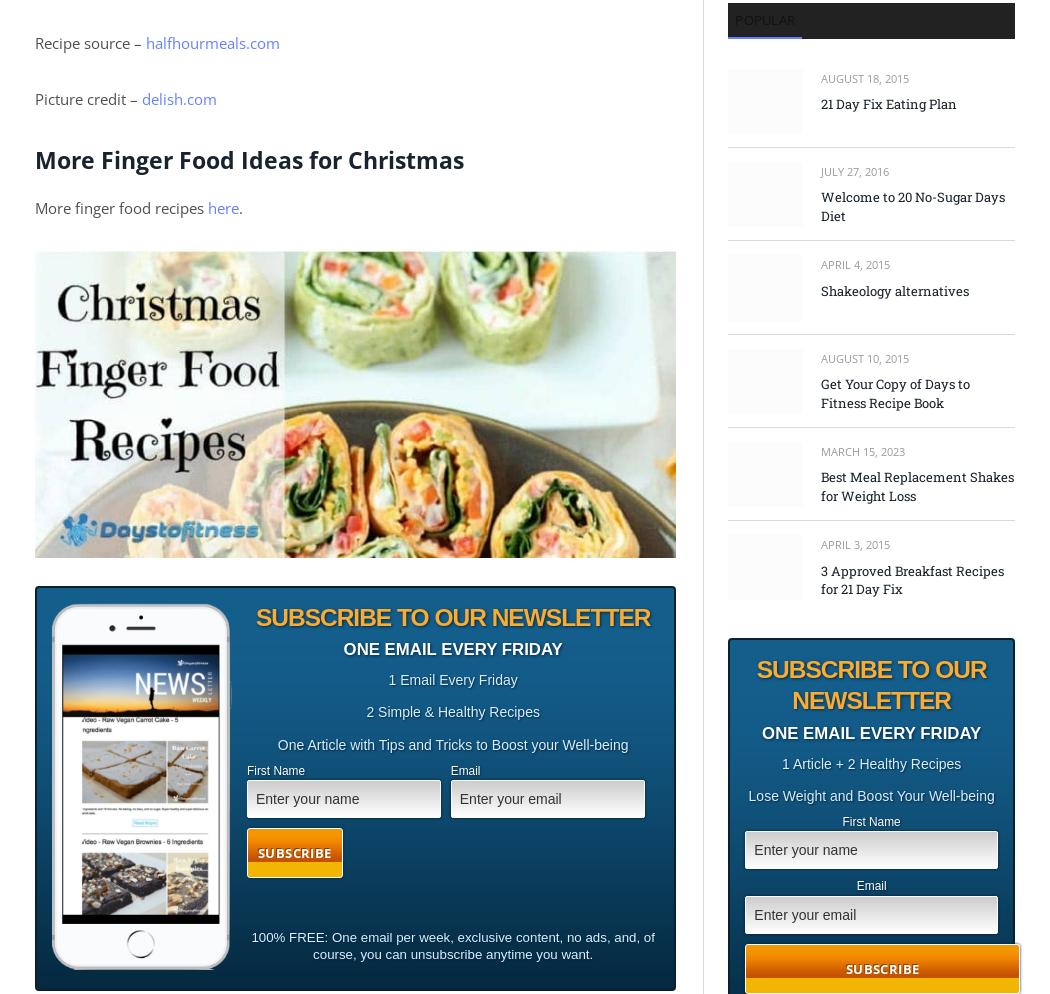 This screenshot has width=1050, height=994. I want to click on '2 Simple & Healthy Recipes', so click(452, 712).